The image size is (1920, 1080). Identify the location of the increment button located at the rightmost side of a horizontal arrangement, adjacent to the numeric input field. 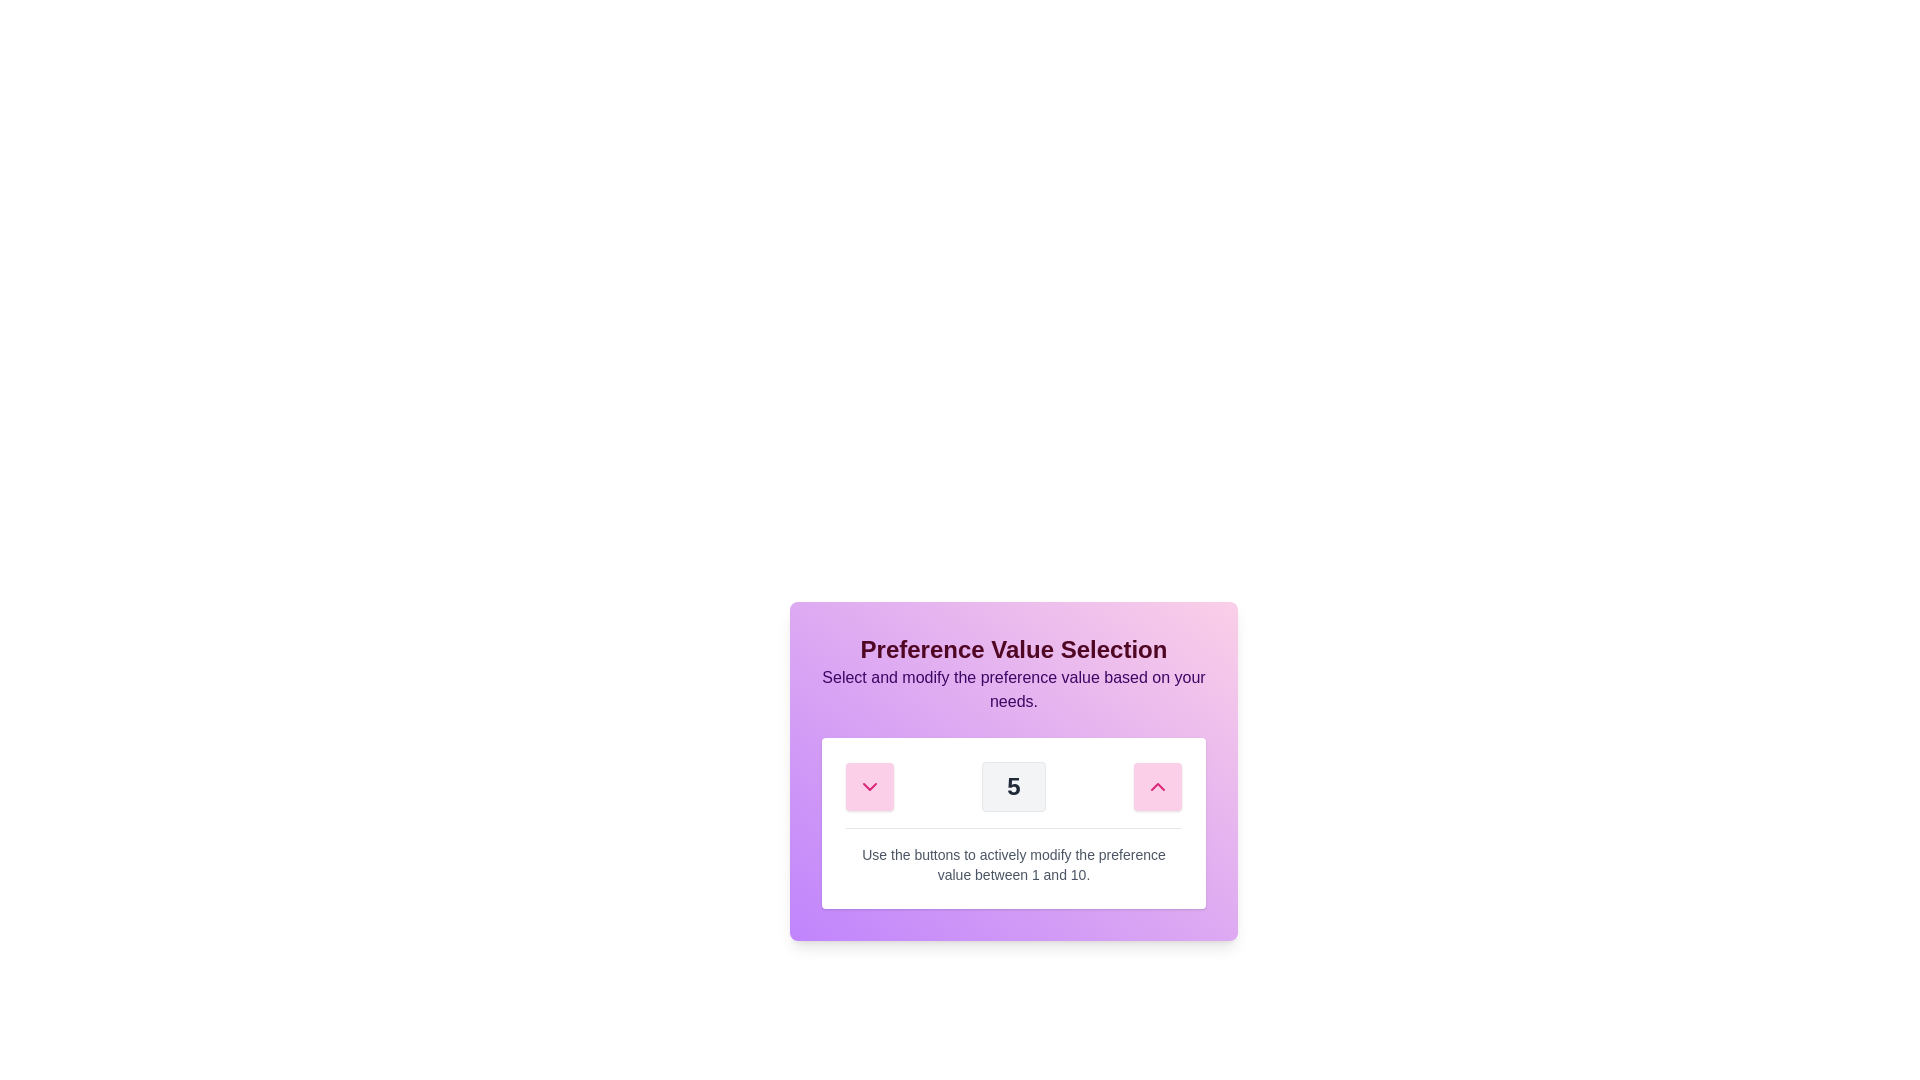
(1157, 785).